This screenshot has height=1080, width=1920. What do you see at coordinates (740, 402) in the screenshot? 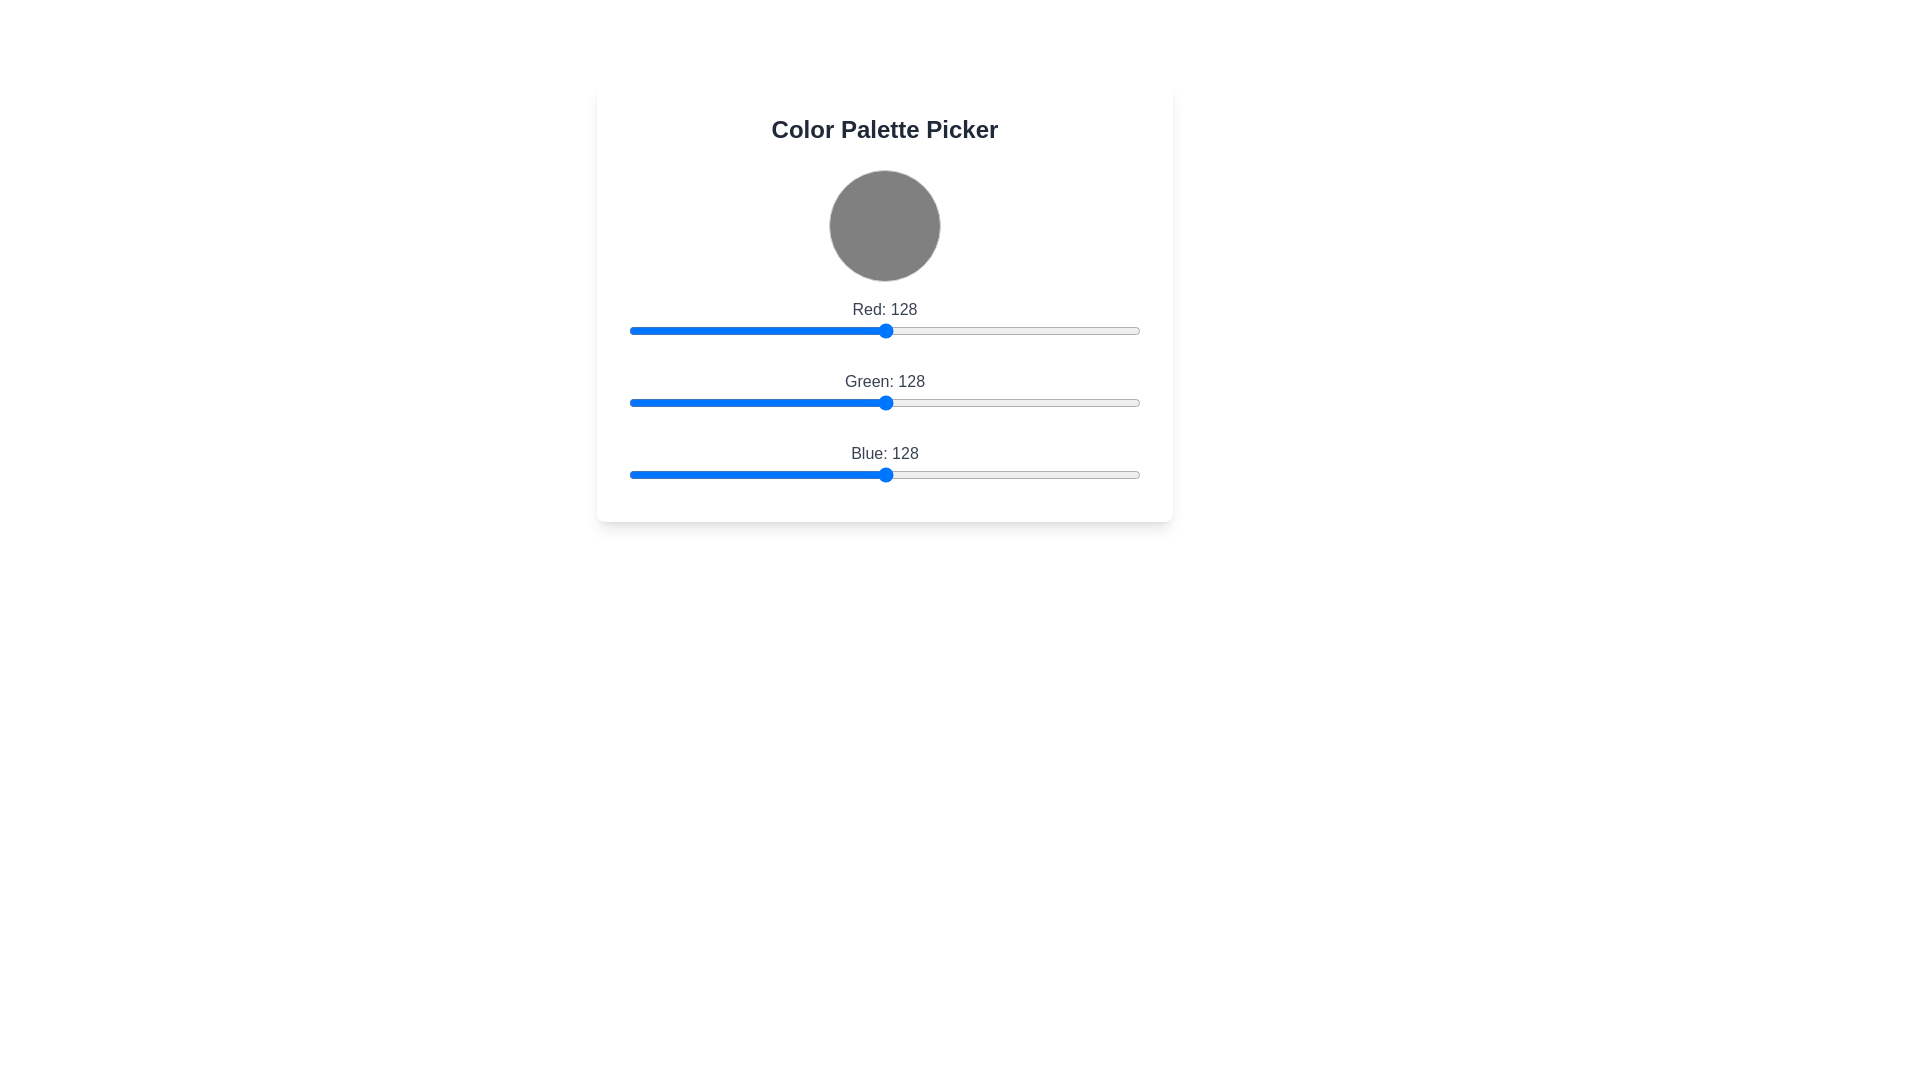
I see `the green value` at bounding box center [740, 402].